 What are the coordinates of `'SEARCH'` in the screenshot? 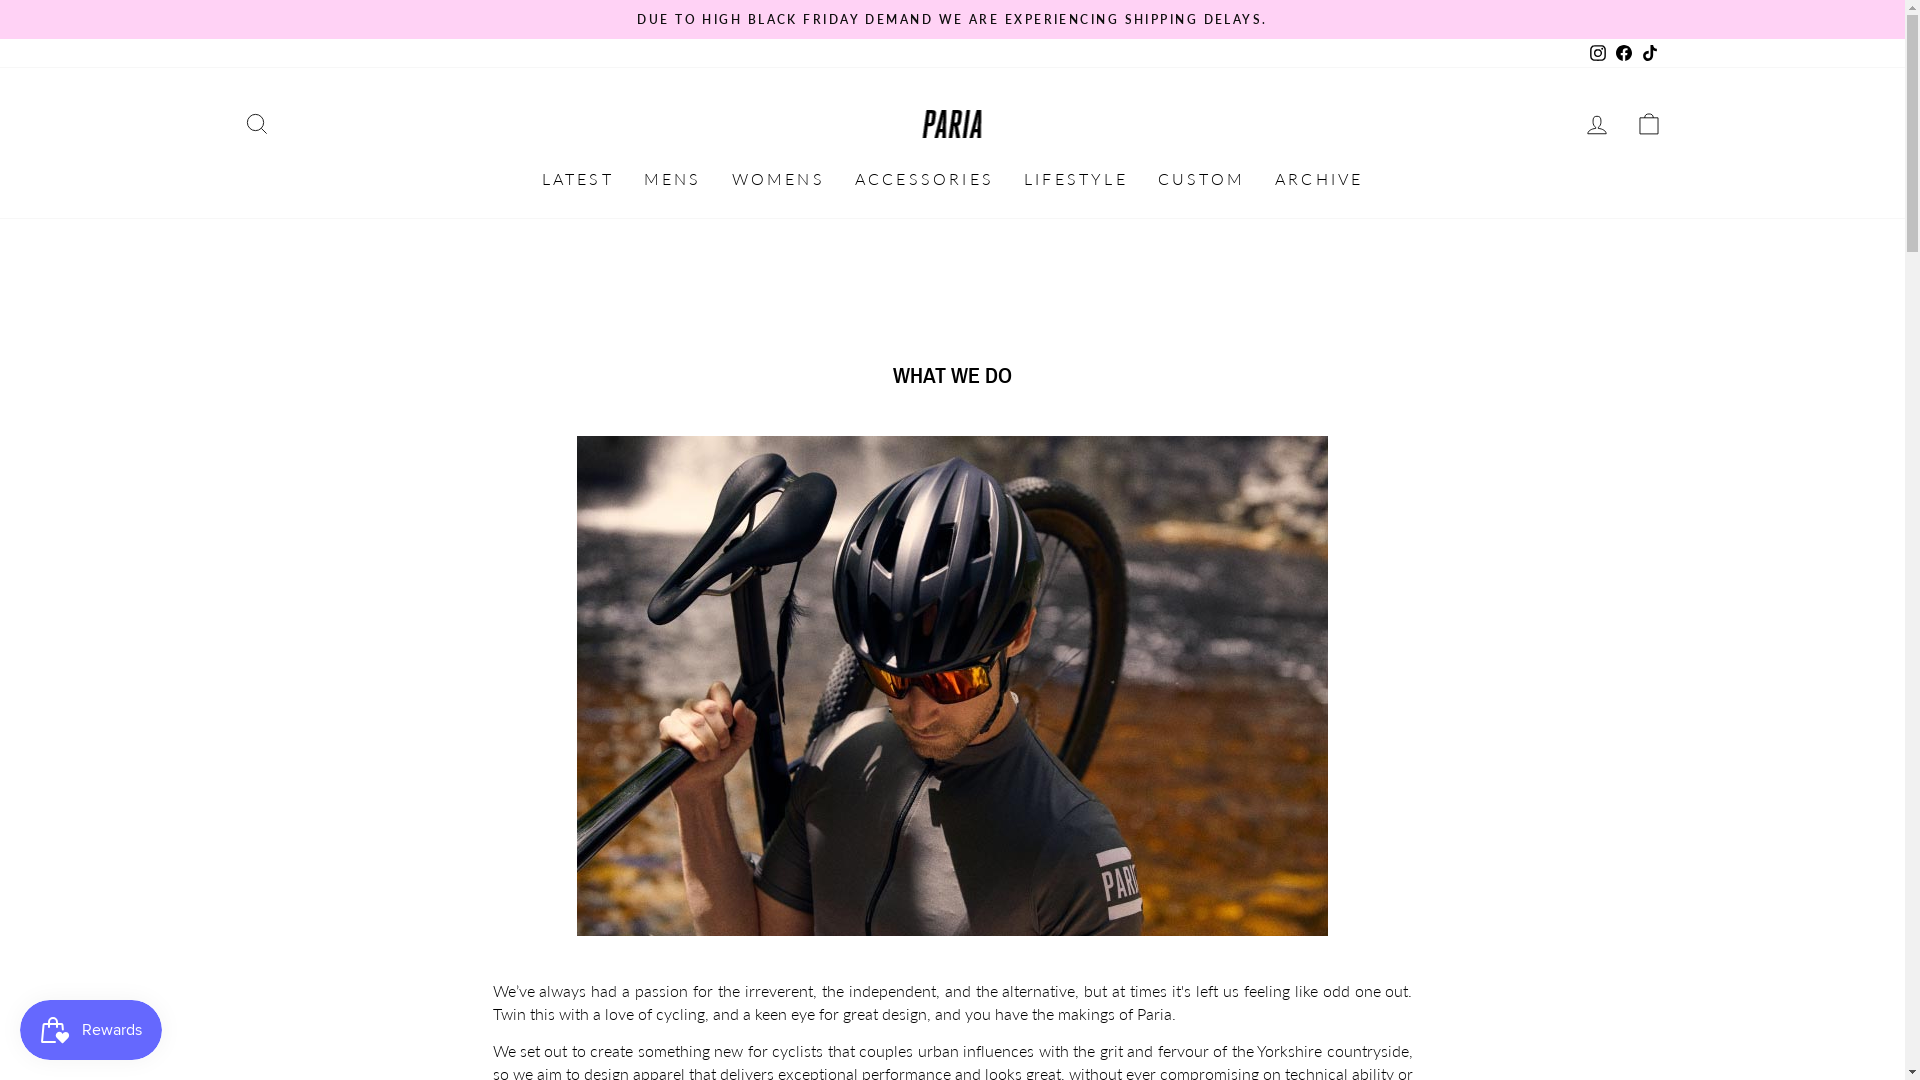 It's located at (254, 124).